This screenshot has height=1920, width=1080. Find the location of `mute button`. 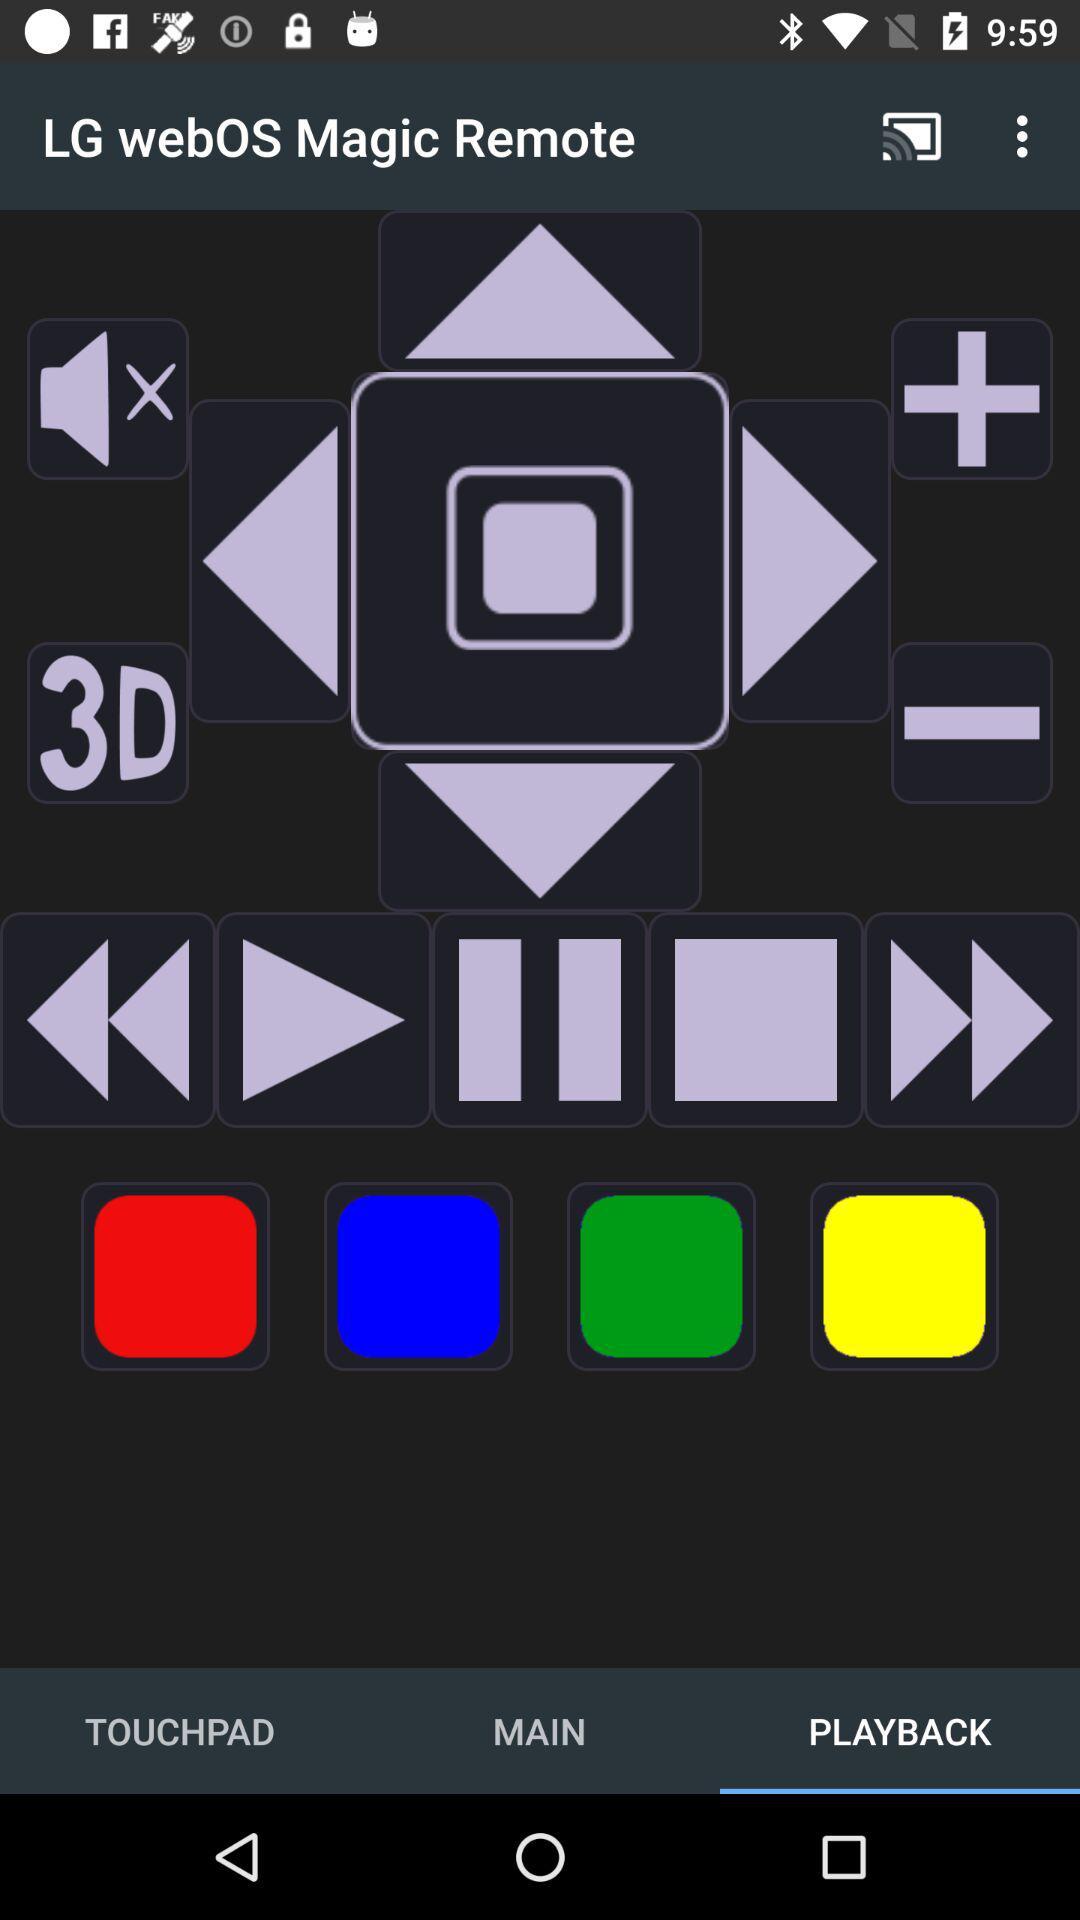

mute button is located at coordinates (108, 398).